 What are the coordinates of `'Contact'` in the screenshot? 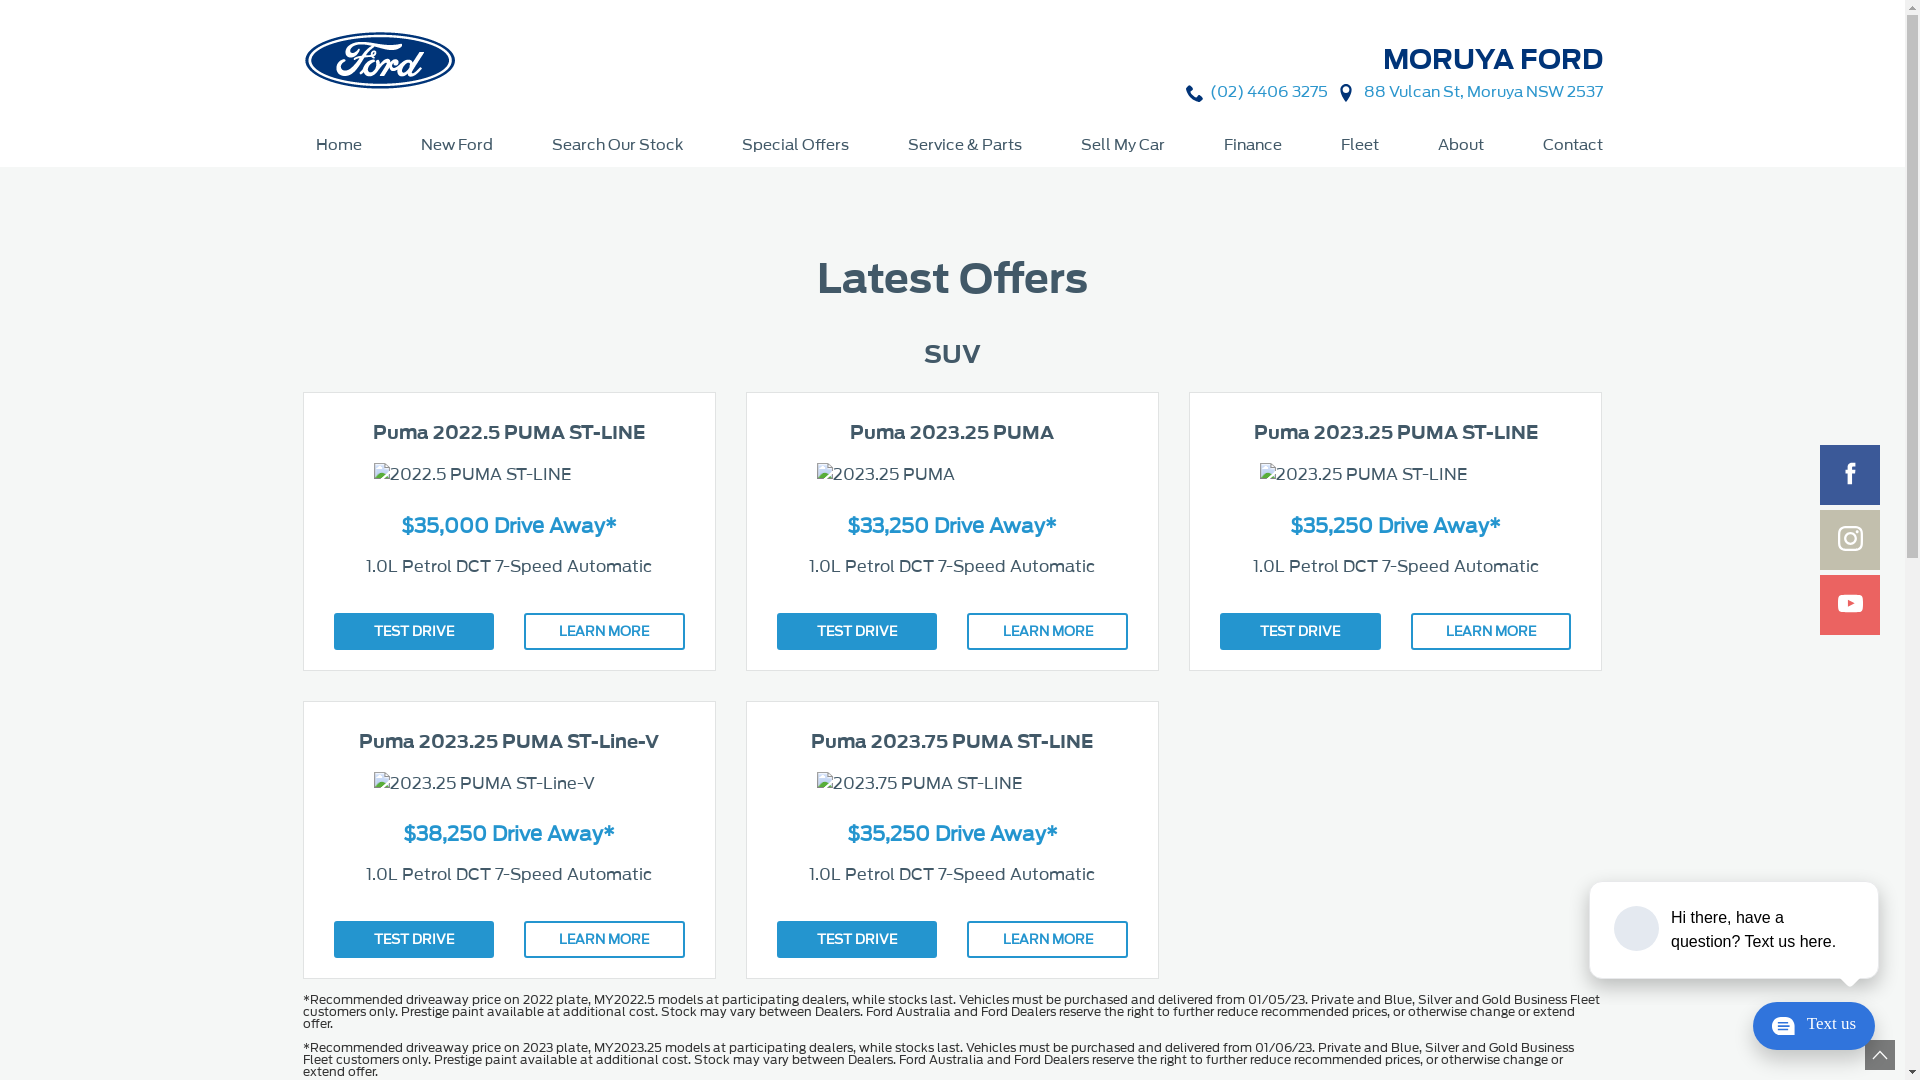 It's located at (1565, 144).